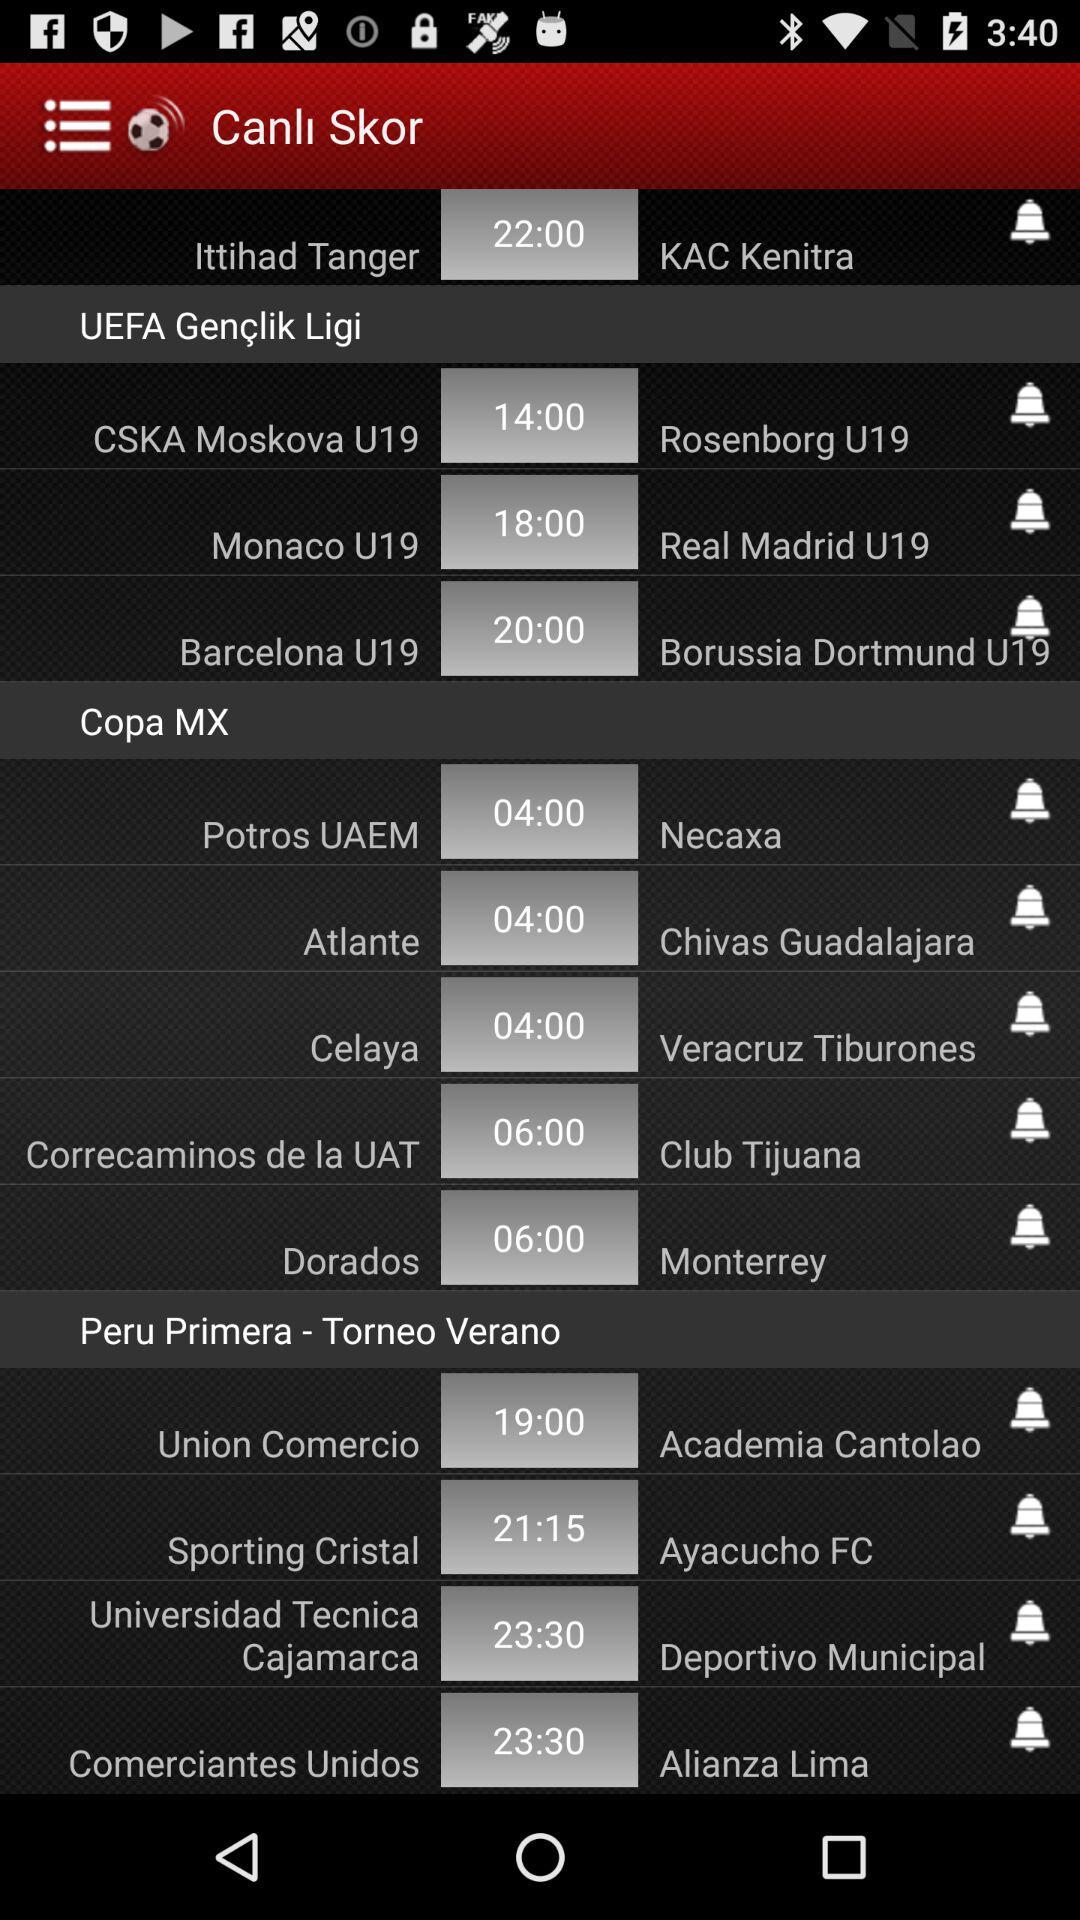  I want to click on set an alert for the time of this game, so click(1029, 1409).